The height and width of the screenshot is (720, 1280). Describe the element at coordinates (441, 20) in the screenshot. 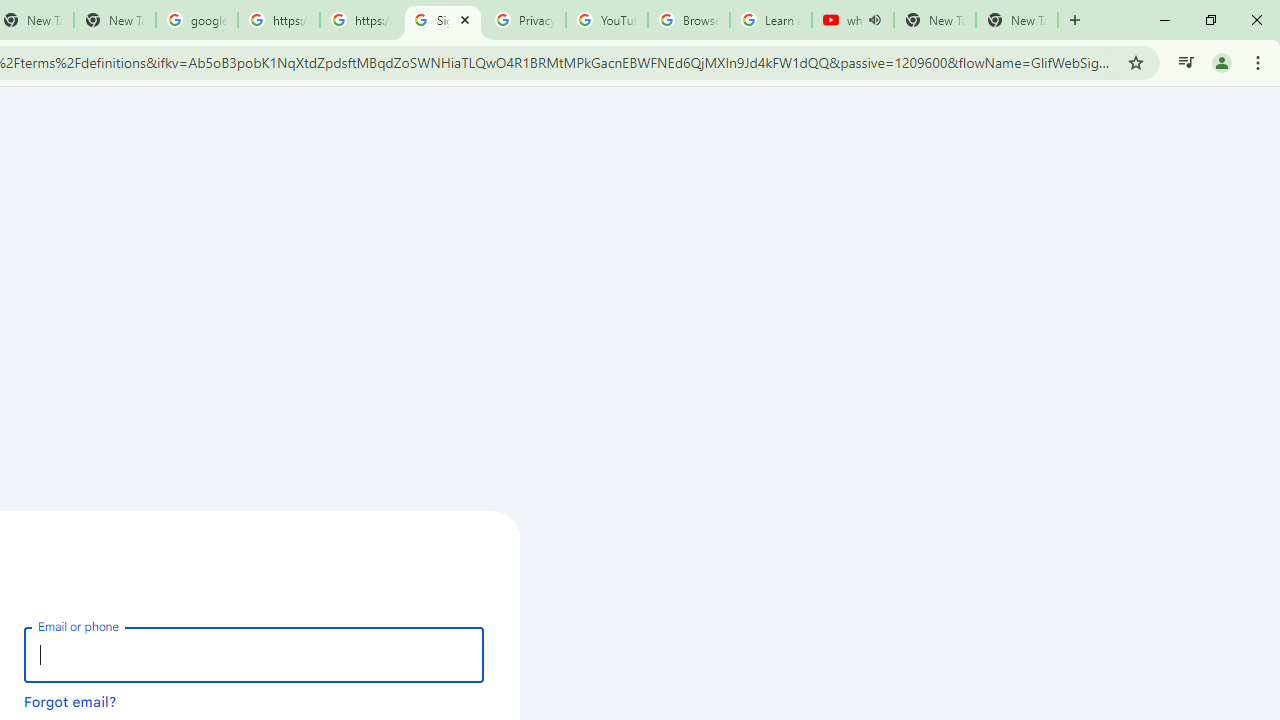

I see `'Sign in - Google Accounts'` at that location.